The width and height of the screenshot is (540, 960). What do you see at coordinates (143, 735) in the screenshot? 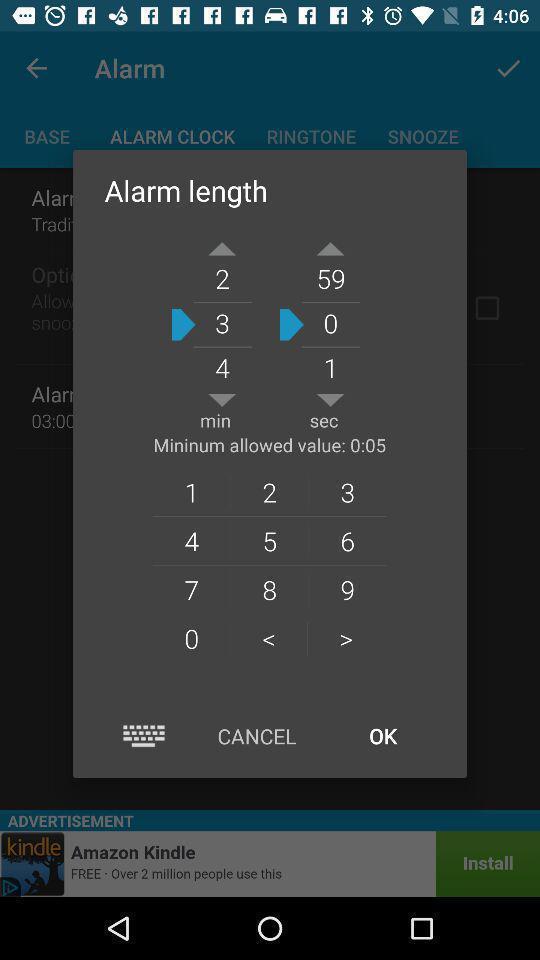
I see `open the keyboard` at bounding box center [143, 735].